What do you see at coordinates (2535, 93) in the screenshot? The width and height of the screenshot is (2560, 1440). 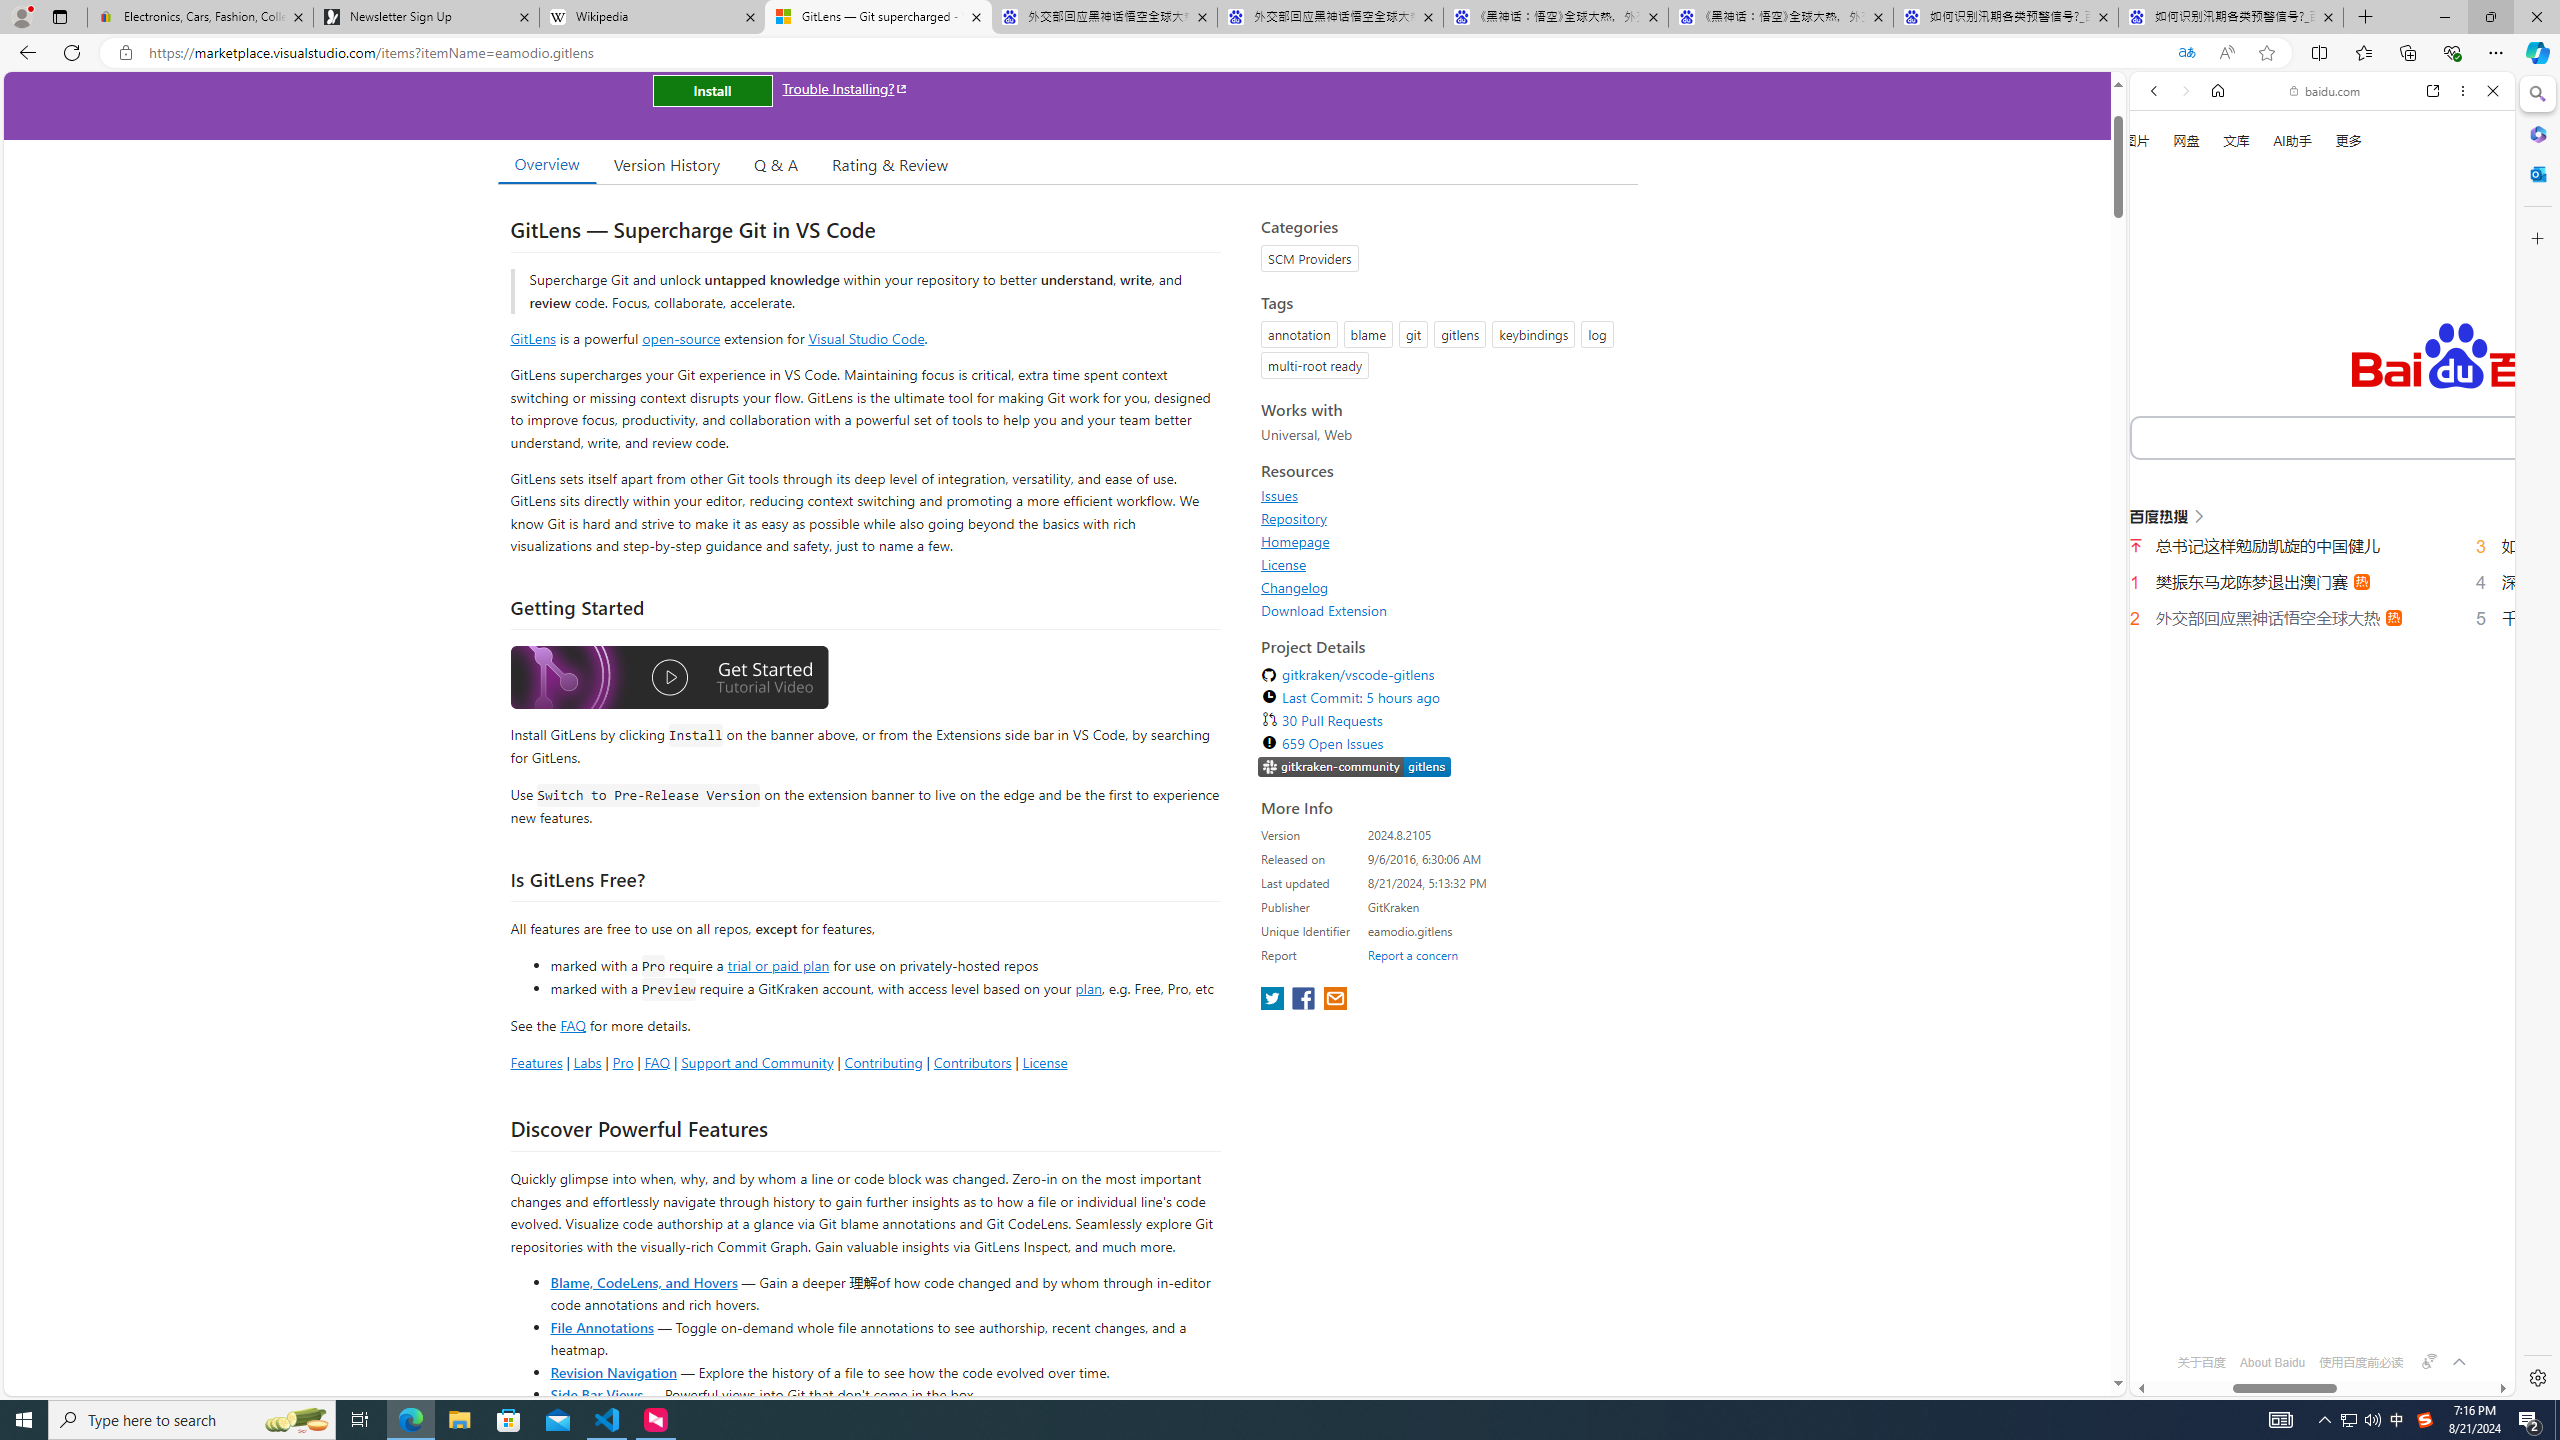 I see `'Search'` at bounding box center [2535, 93].